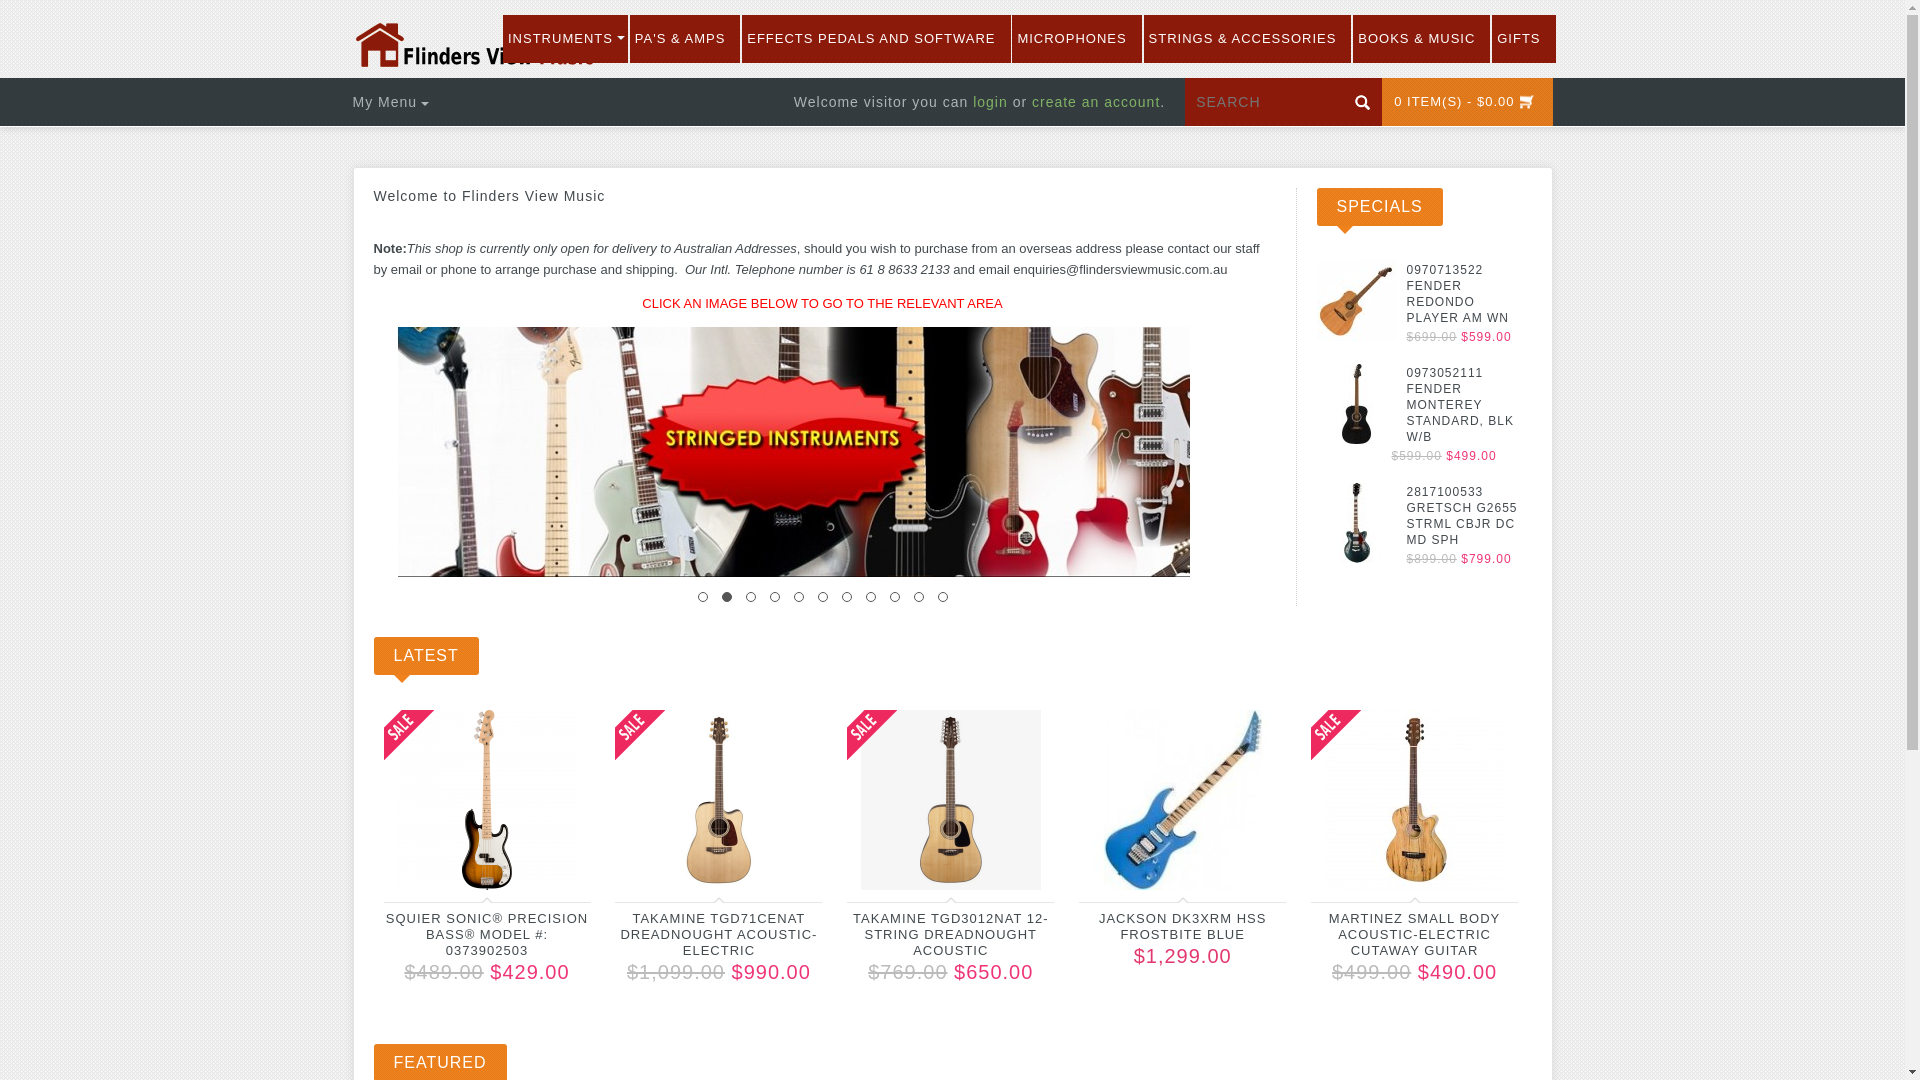  What do you see at coordinates (865, 596) in the screenshot?
I see `'8'` at bounding box center [865, 596].